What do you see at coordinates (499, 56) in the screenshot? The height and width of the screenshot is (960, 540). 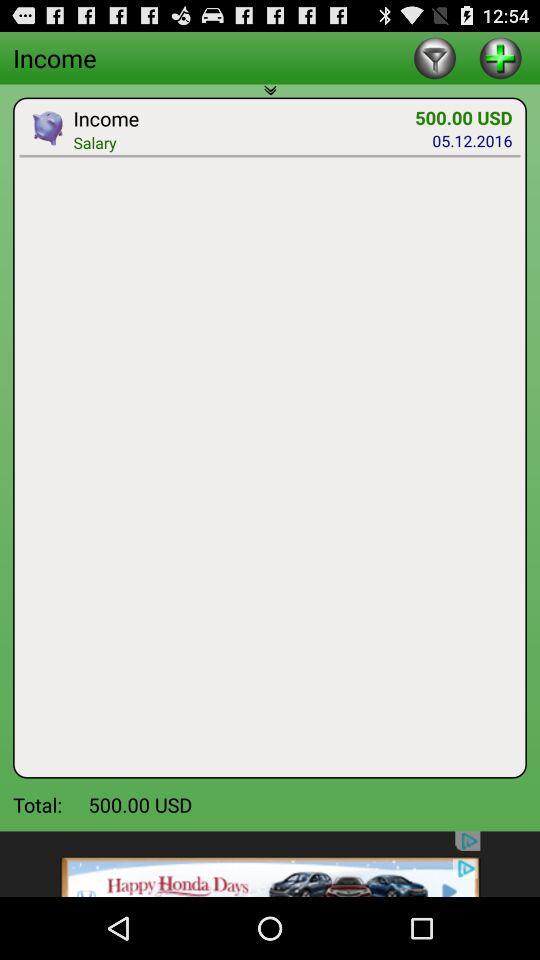 I see `add button` at bounding box center [499, 56].